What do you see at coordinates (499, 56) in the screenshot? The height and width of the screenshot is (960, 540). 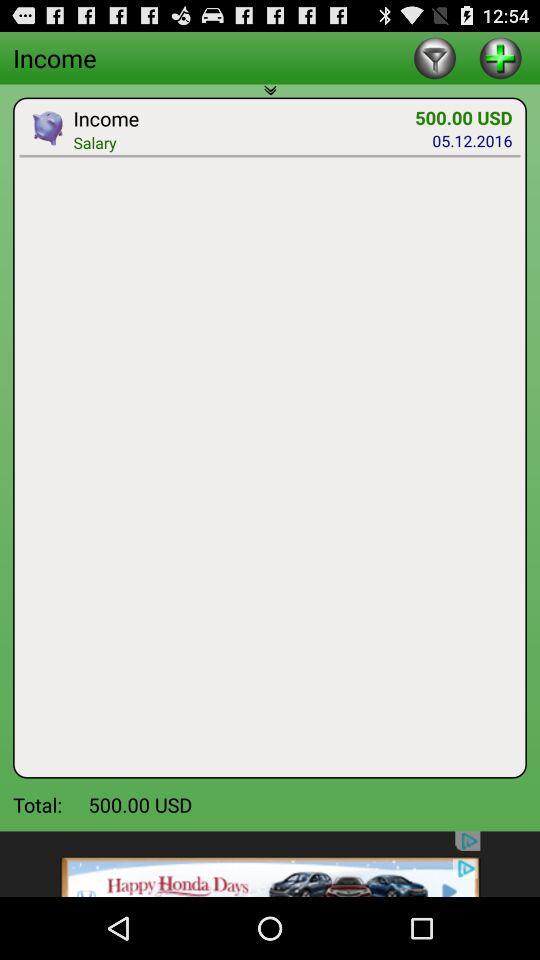 I see `add button` at bounding box center [499, 56].